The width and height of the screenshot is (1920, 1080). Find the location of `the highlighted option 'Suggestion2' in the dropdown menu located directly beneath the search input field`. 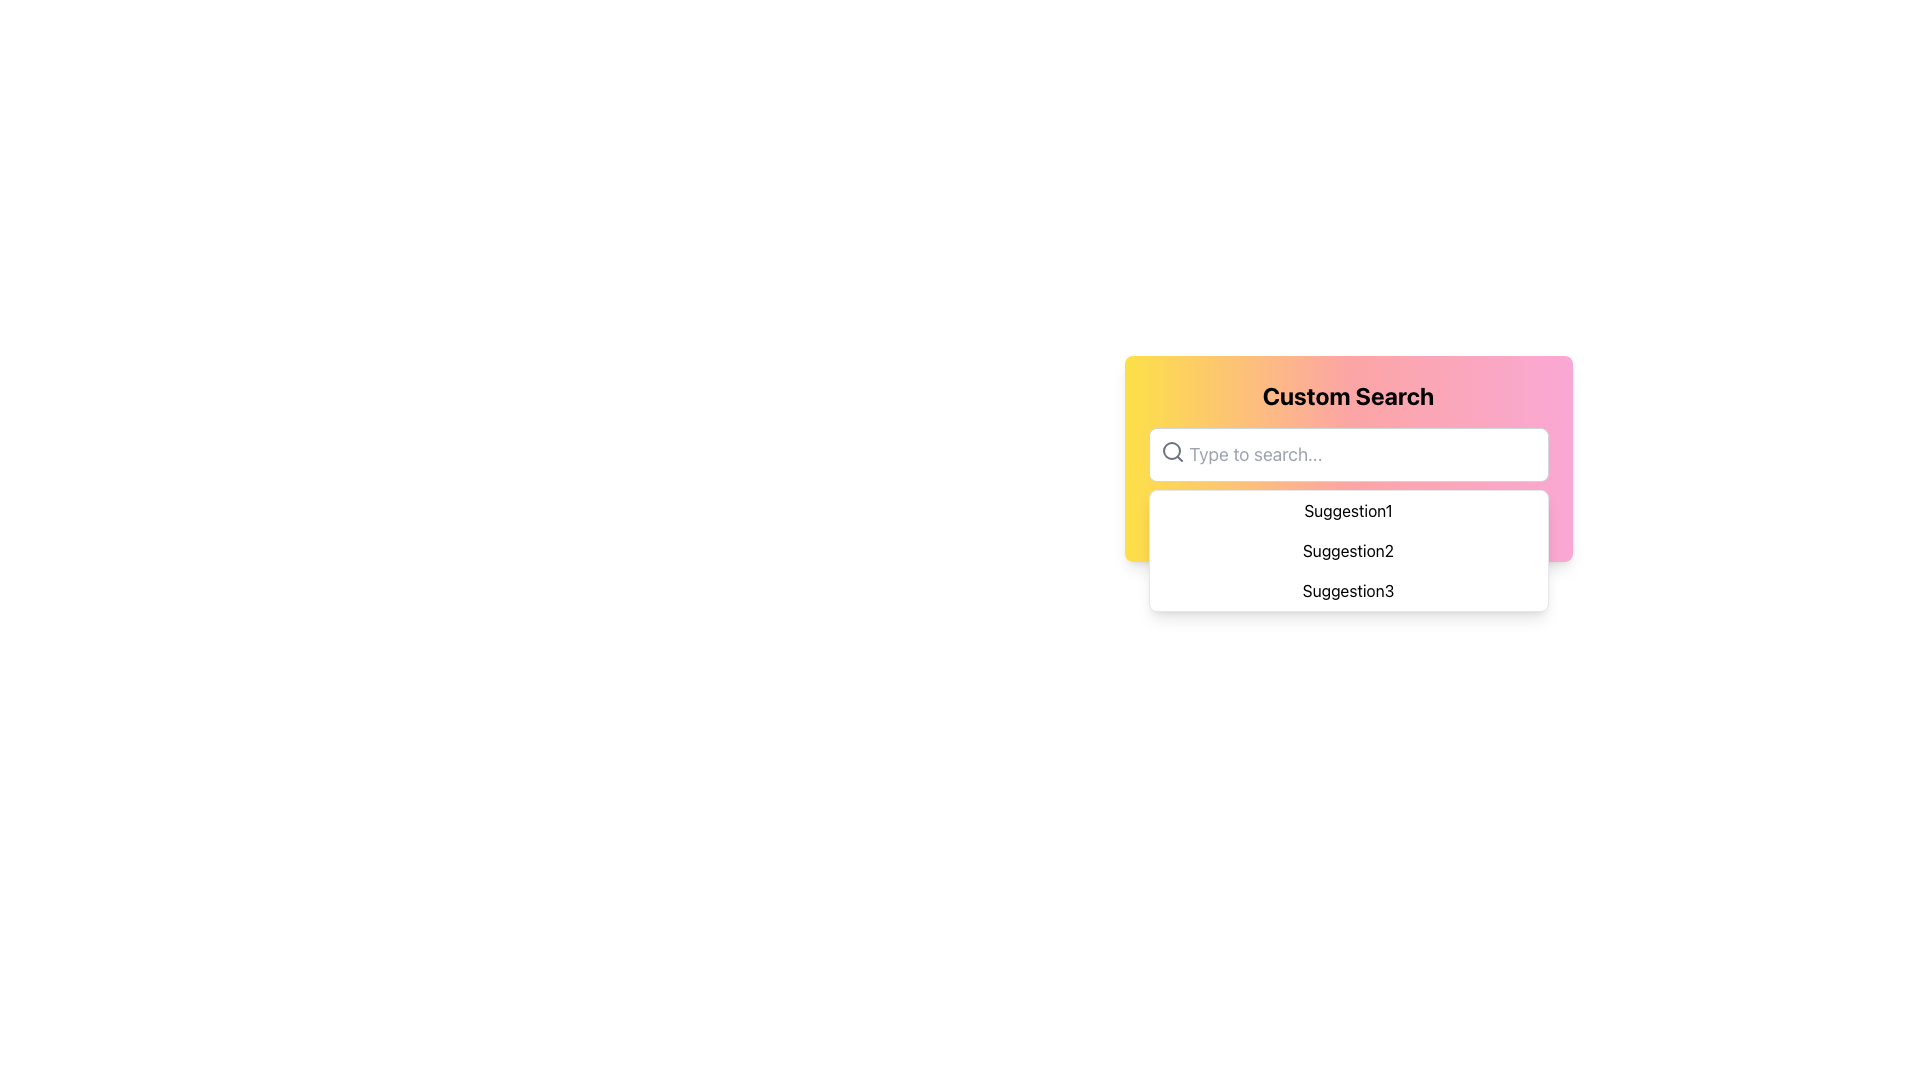

the highlighted option 'Suggestion2' in the dropdown menu located directly beneath the search input field is located at coordinates (1348, 551).